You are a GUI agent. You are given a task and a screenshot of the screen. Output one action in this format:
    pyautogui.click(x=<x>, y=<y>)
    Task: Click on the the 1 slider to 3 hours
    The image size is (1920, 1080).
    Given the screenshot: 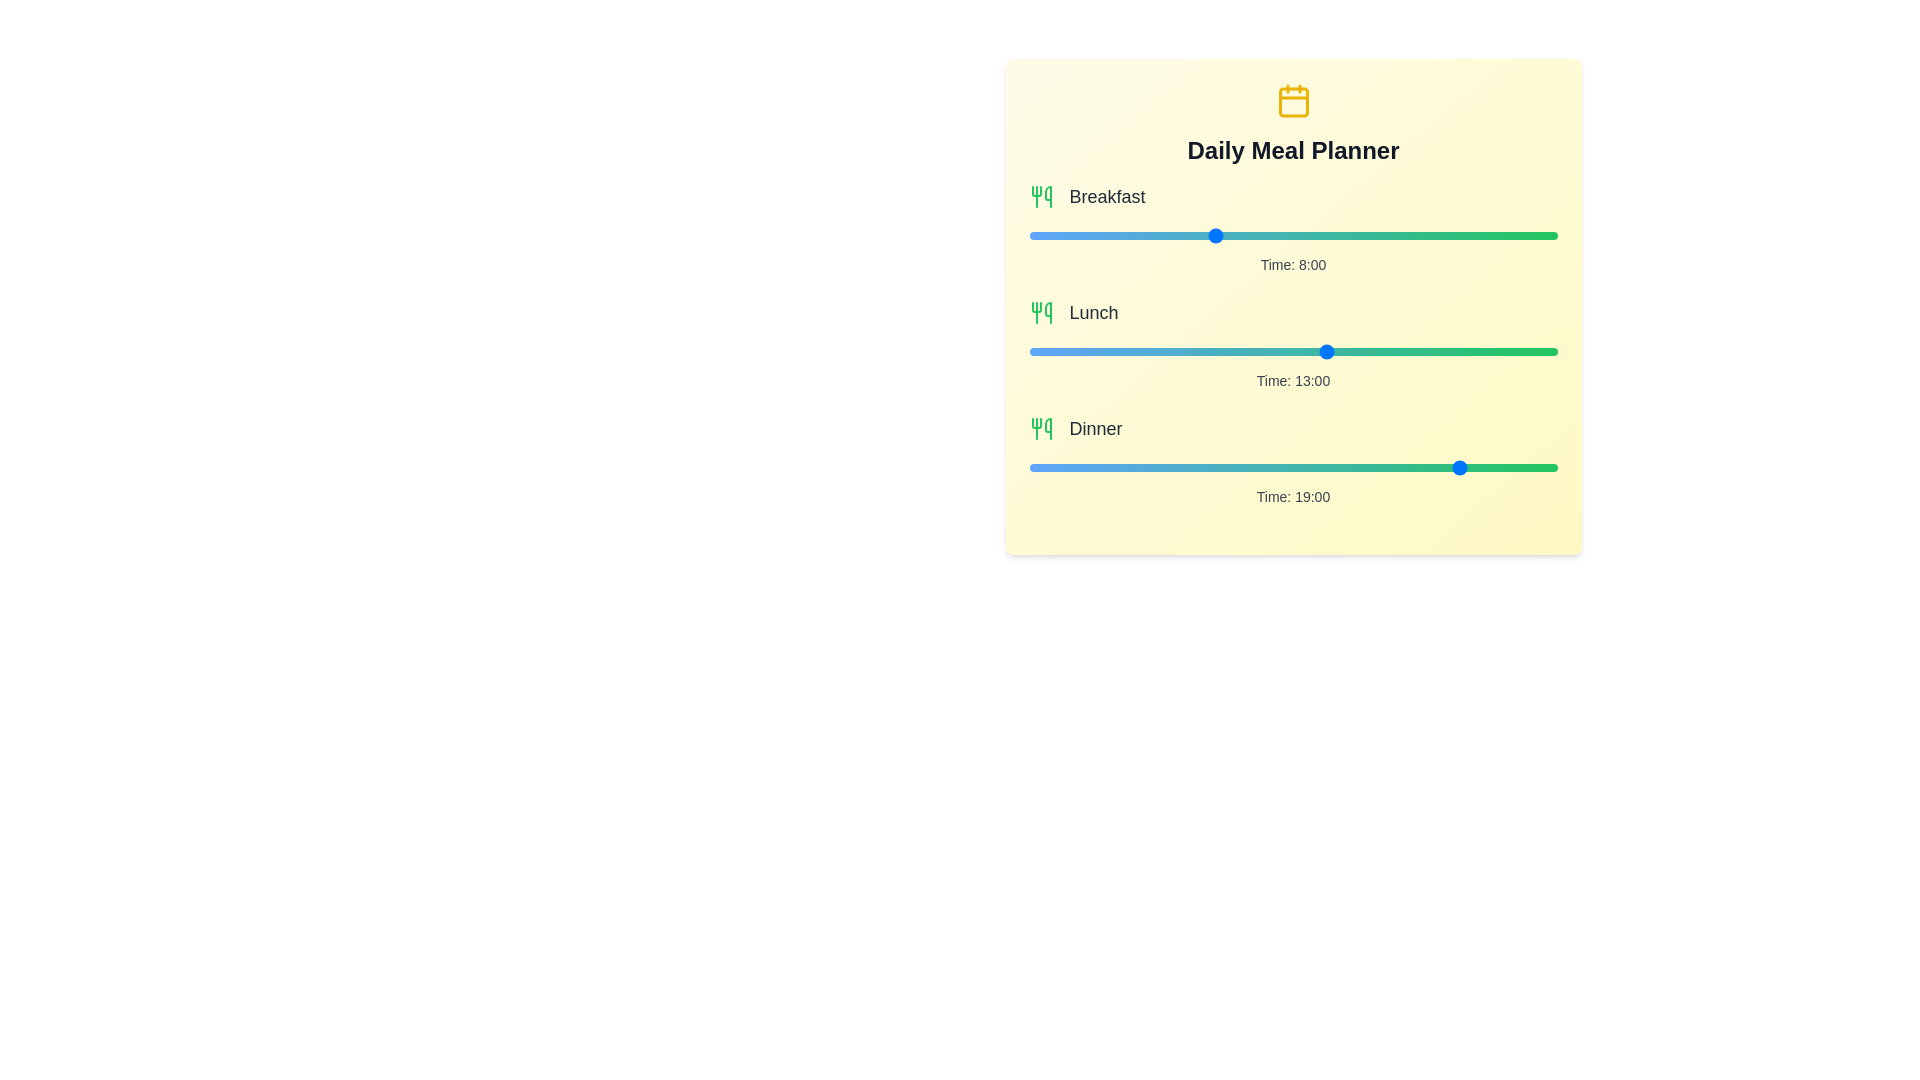 What is the action you would take?
    pyautogui.click(x=1361, y=350)
    